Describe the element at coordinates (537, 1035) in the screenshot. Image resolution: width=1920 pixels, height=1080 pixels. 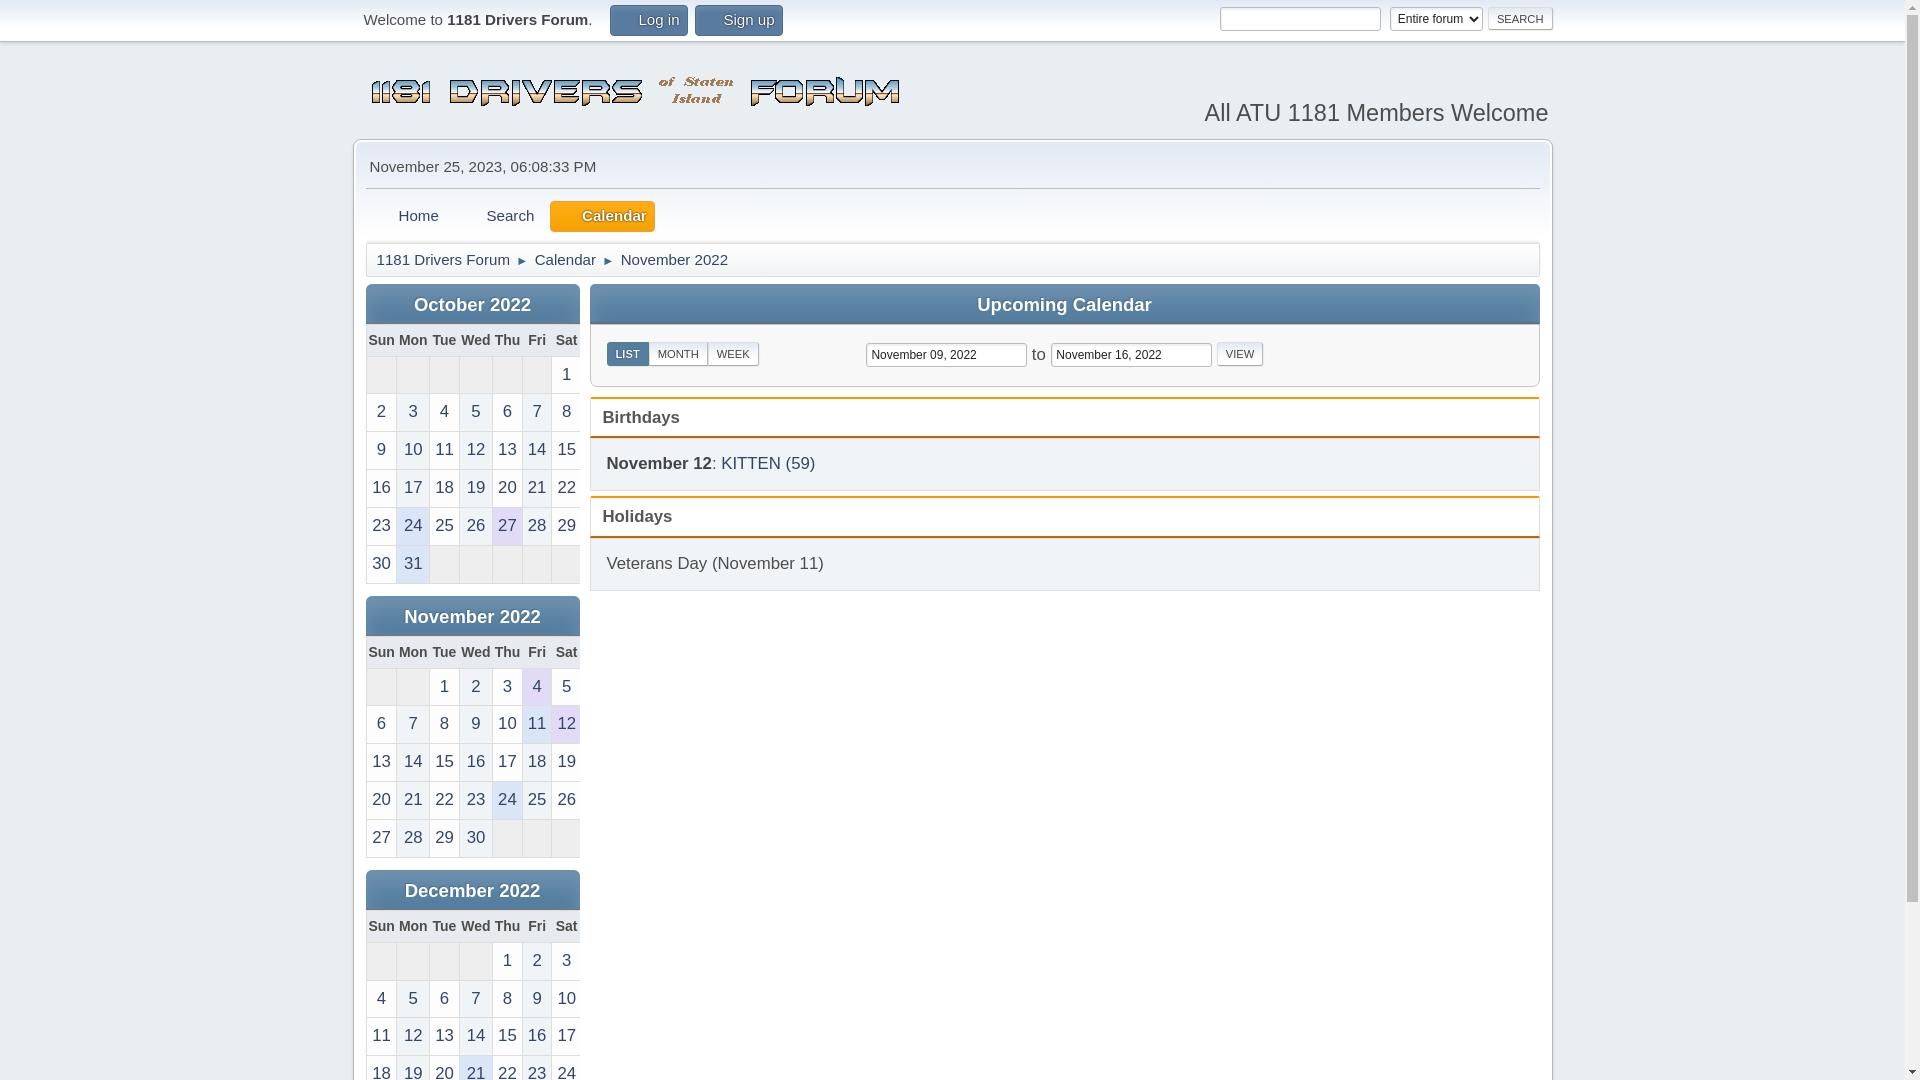
I see `'16'` at that location.